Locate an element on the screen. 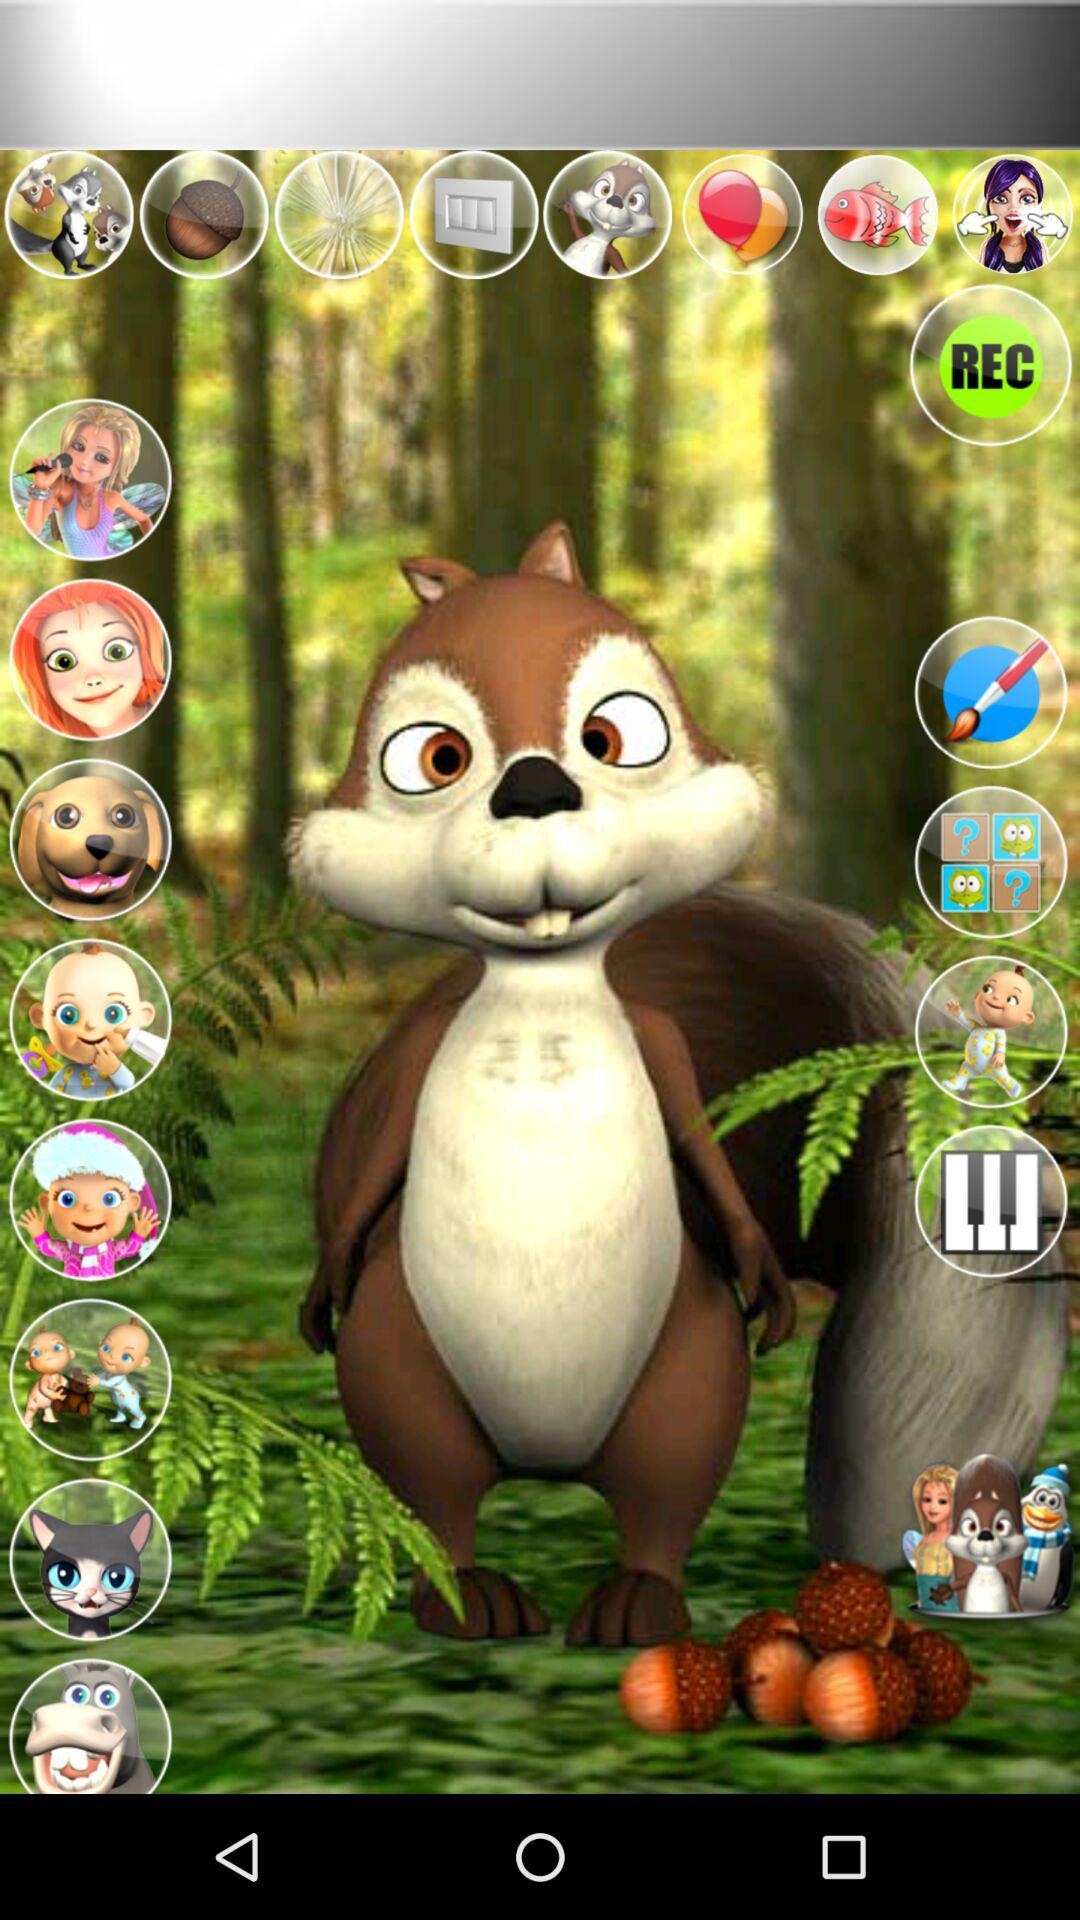  the avatar icon is located at coordinates (88, 510).